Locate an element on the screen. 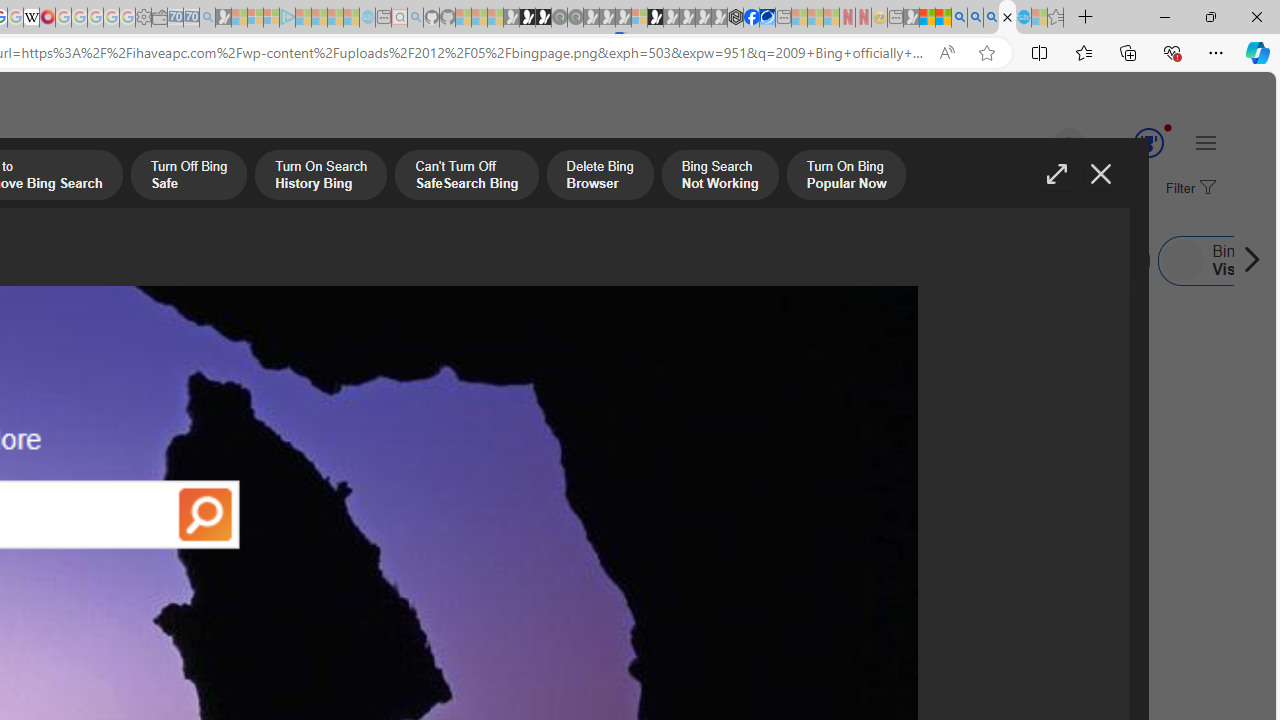 The image size is (1280, 720). 'Can' is located at coordinates (465, 176).